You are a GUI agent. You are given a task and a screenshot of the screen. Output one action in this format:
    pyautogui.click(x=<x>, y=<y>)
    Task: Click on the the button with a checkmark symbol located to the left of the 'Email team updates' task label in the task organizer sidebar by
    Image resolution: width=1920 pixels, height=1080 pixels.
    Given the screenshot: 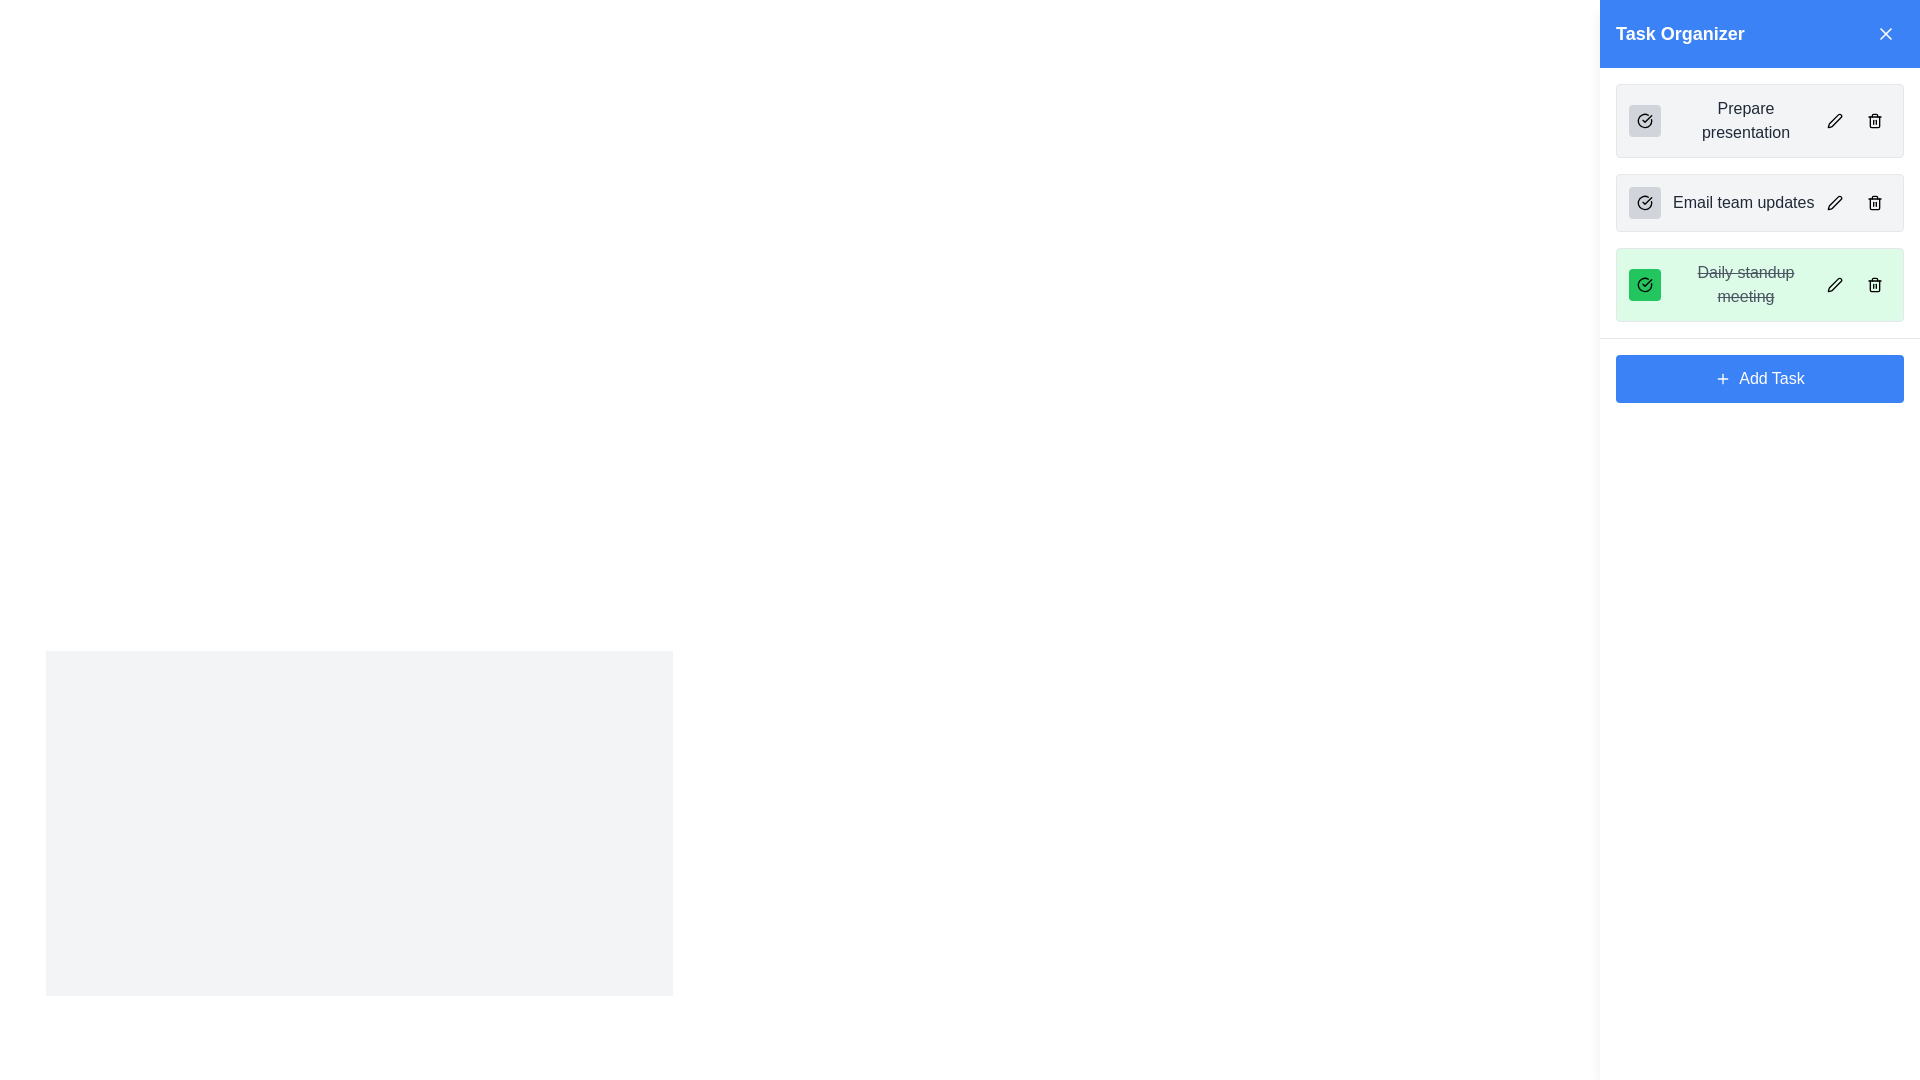 What is the action you would take?
    pyautogui.click(x=1645, y=203)
    